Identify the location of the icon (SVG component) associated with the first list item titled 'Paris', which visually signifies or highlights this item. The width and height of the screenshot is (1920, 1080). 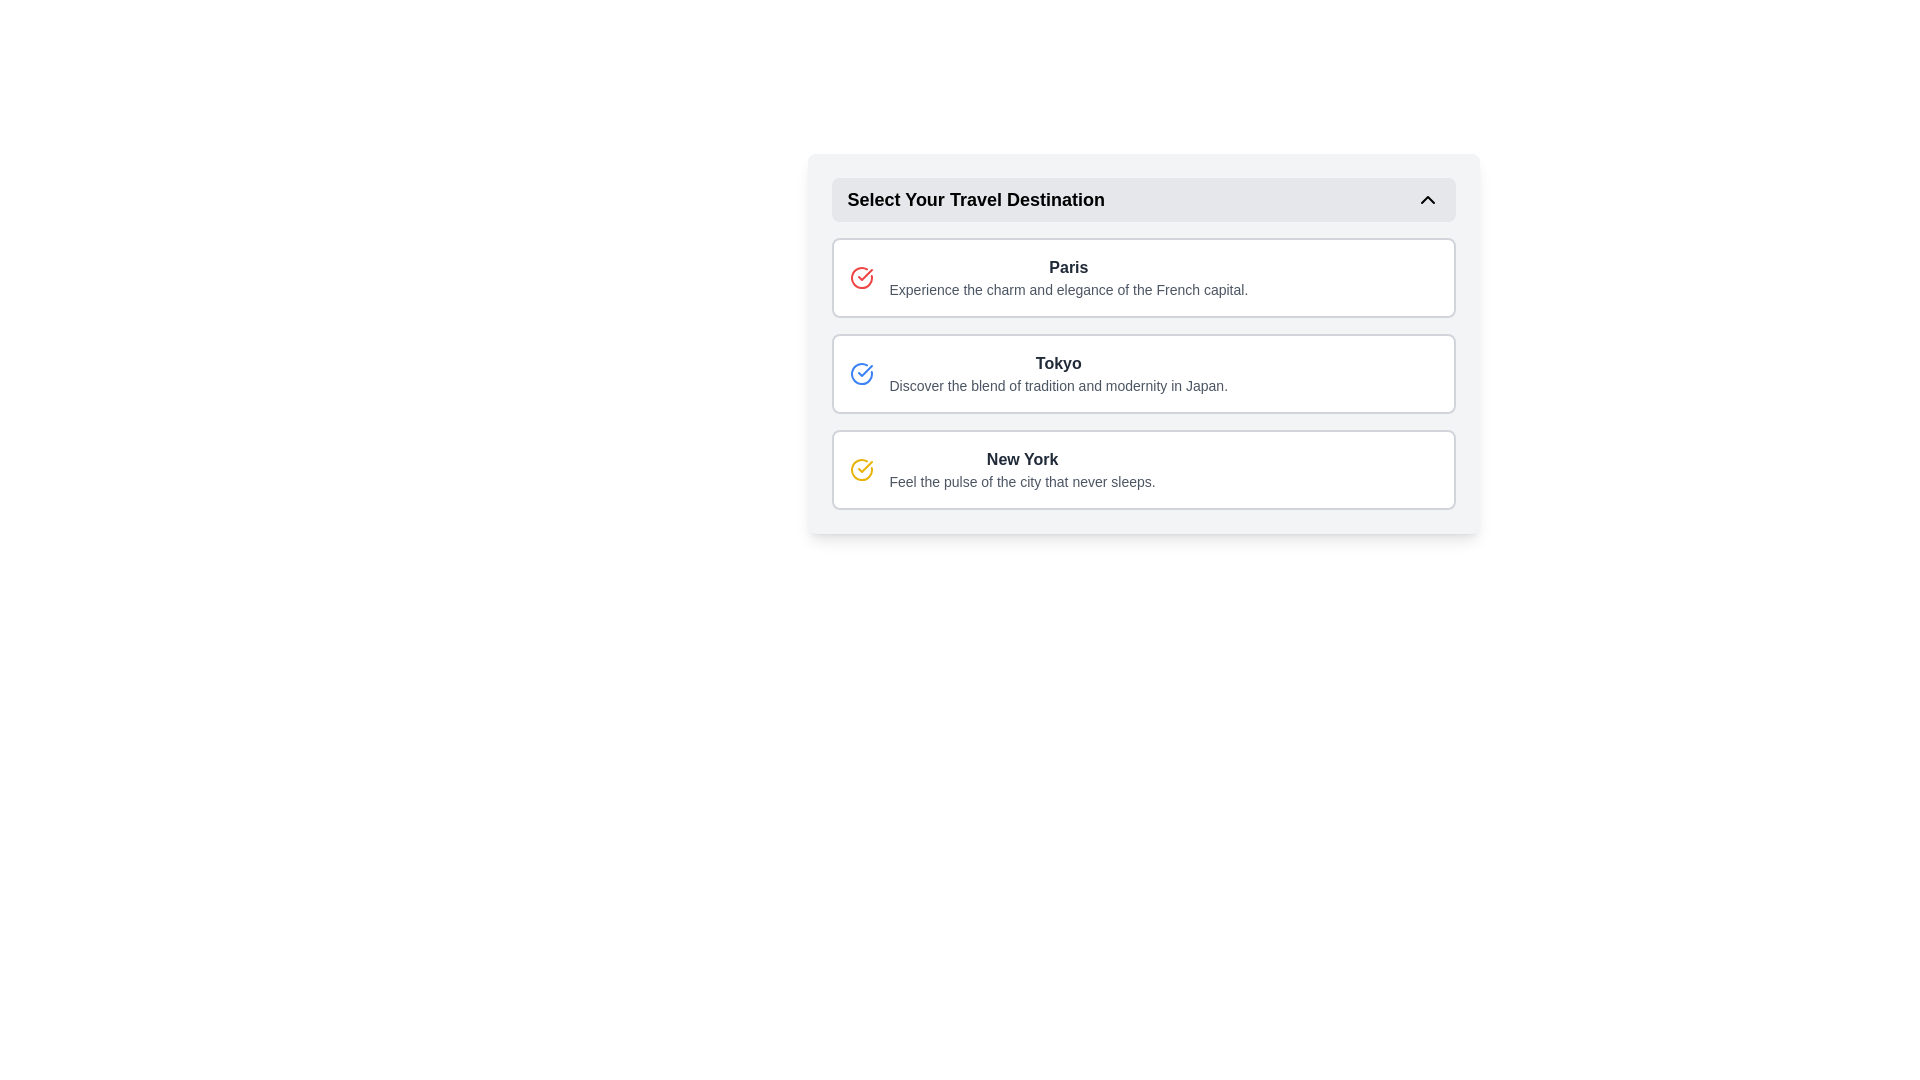
(864, 274).